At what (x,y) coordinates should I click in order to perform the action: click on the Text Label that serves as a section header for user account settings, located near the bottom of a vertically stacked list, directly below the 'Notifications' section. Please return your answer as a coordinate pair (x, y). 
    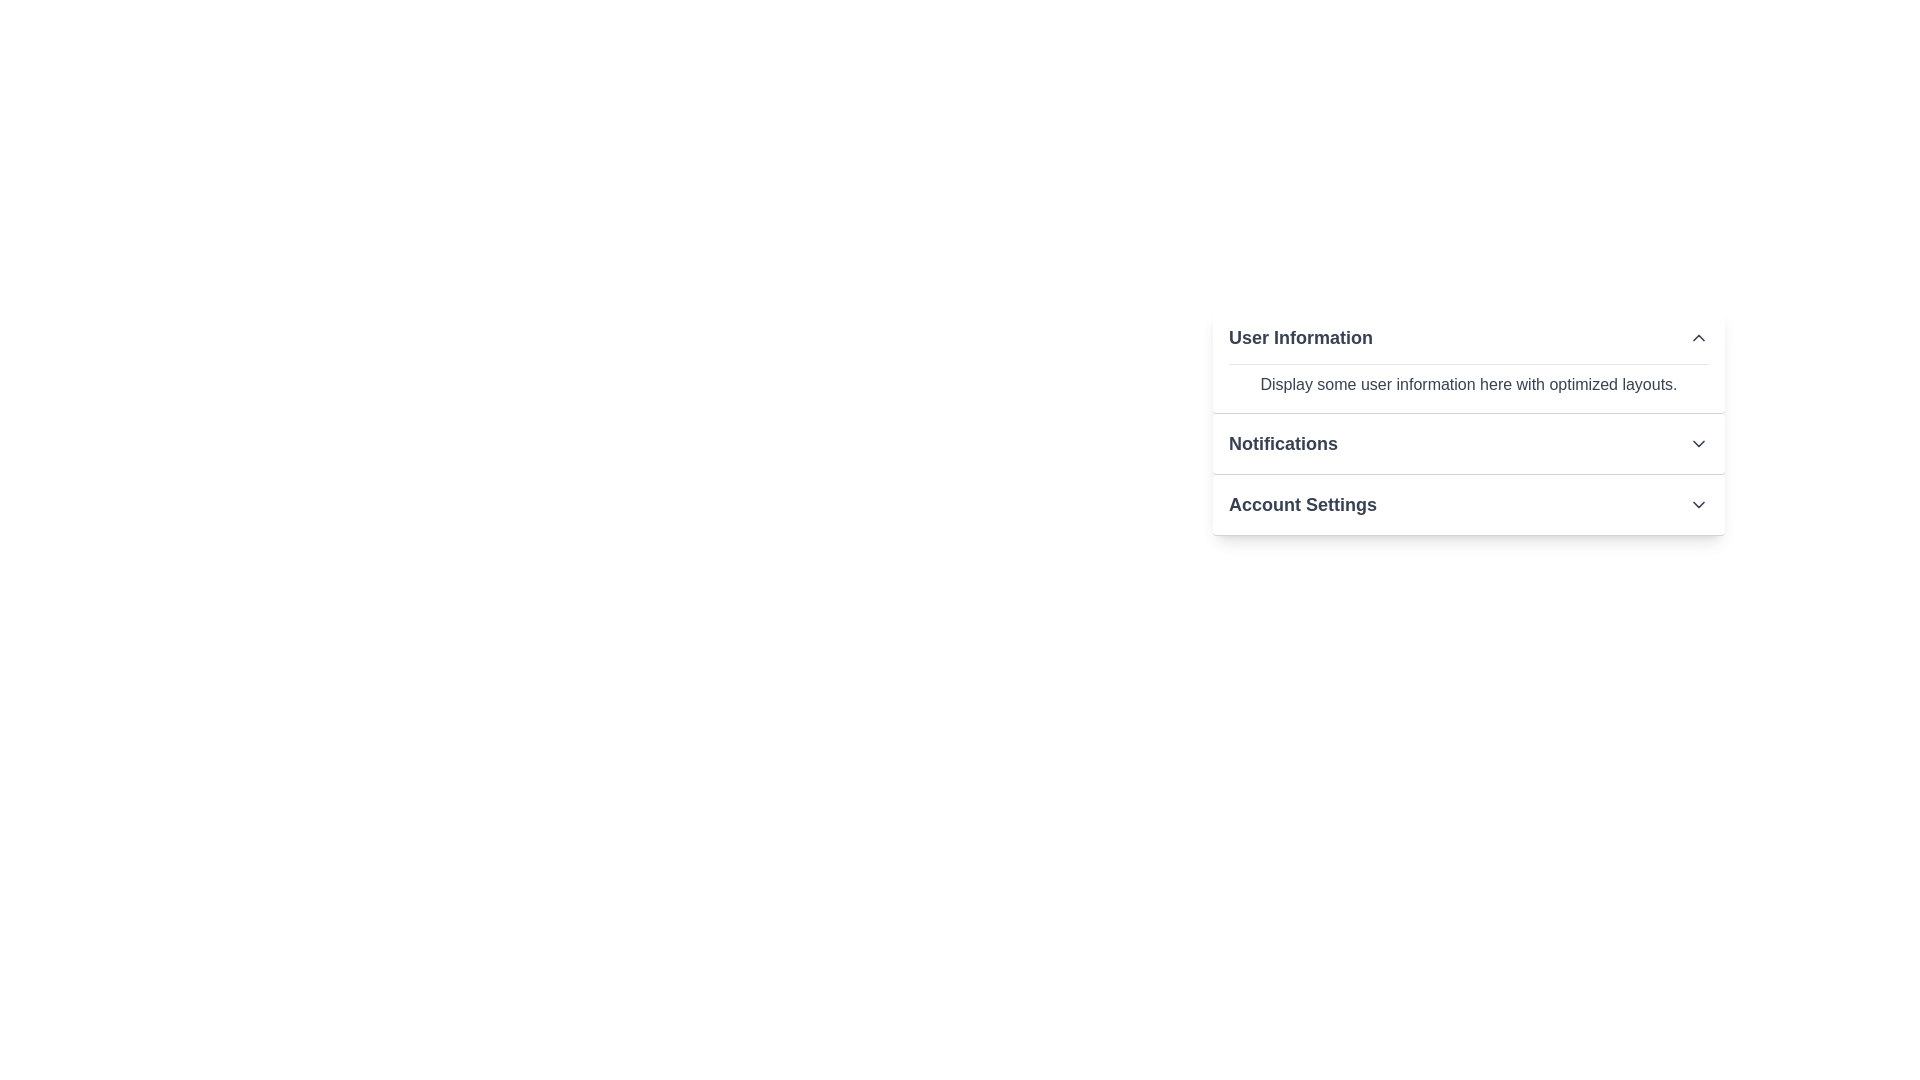
    Looking at the image, I should click on (1303, 504).